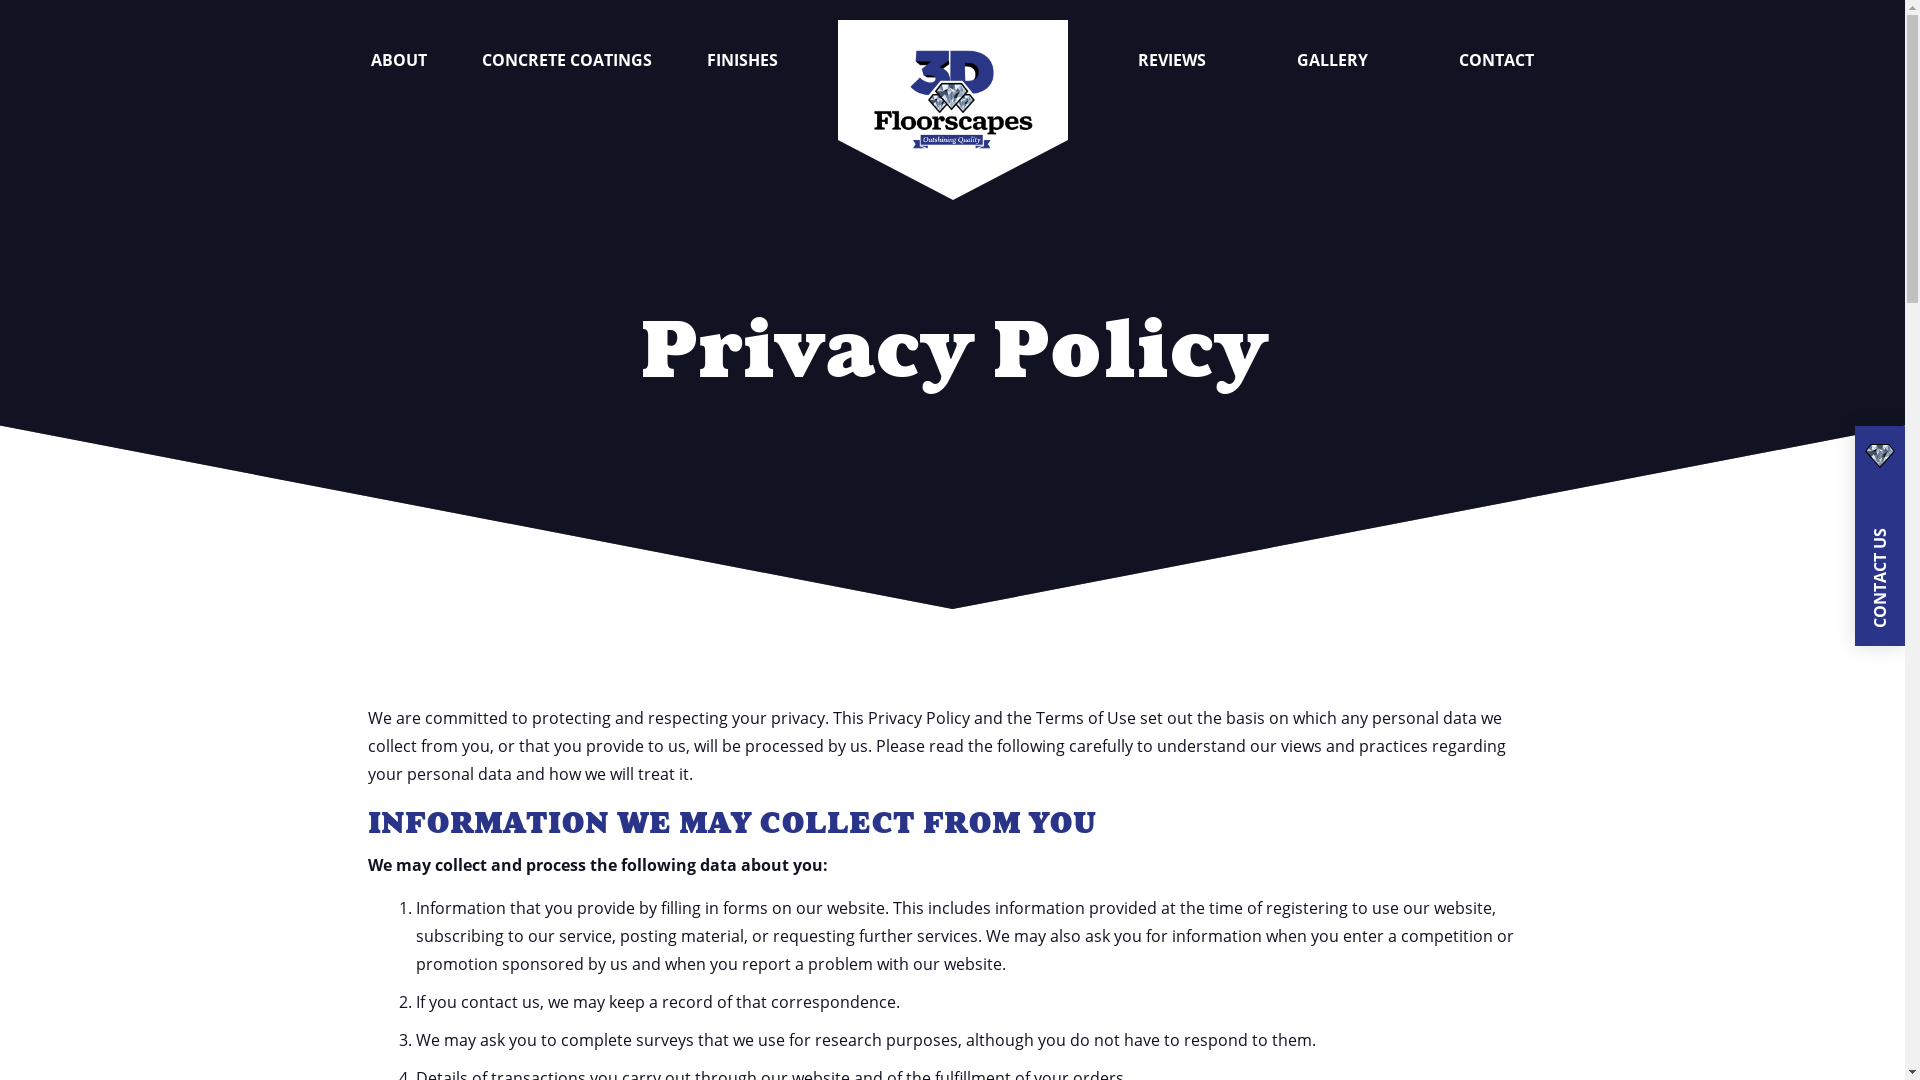 Image resolution: width=1920 pixels, height=1080 pixels. What do you see at coordinates (741, 59) in the screenshot?
I see `'FINISHES'` at bounding box center [741, 59].